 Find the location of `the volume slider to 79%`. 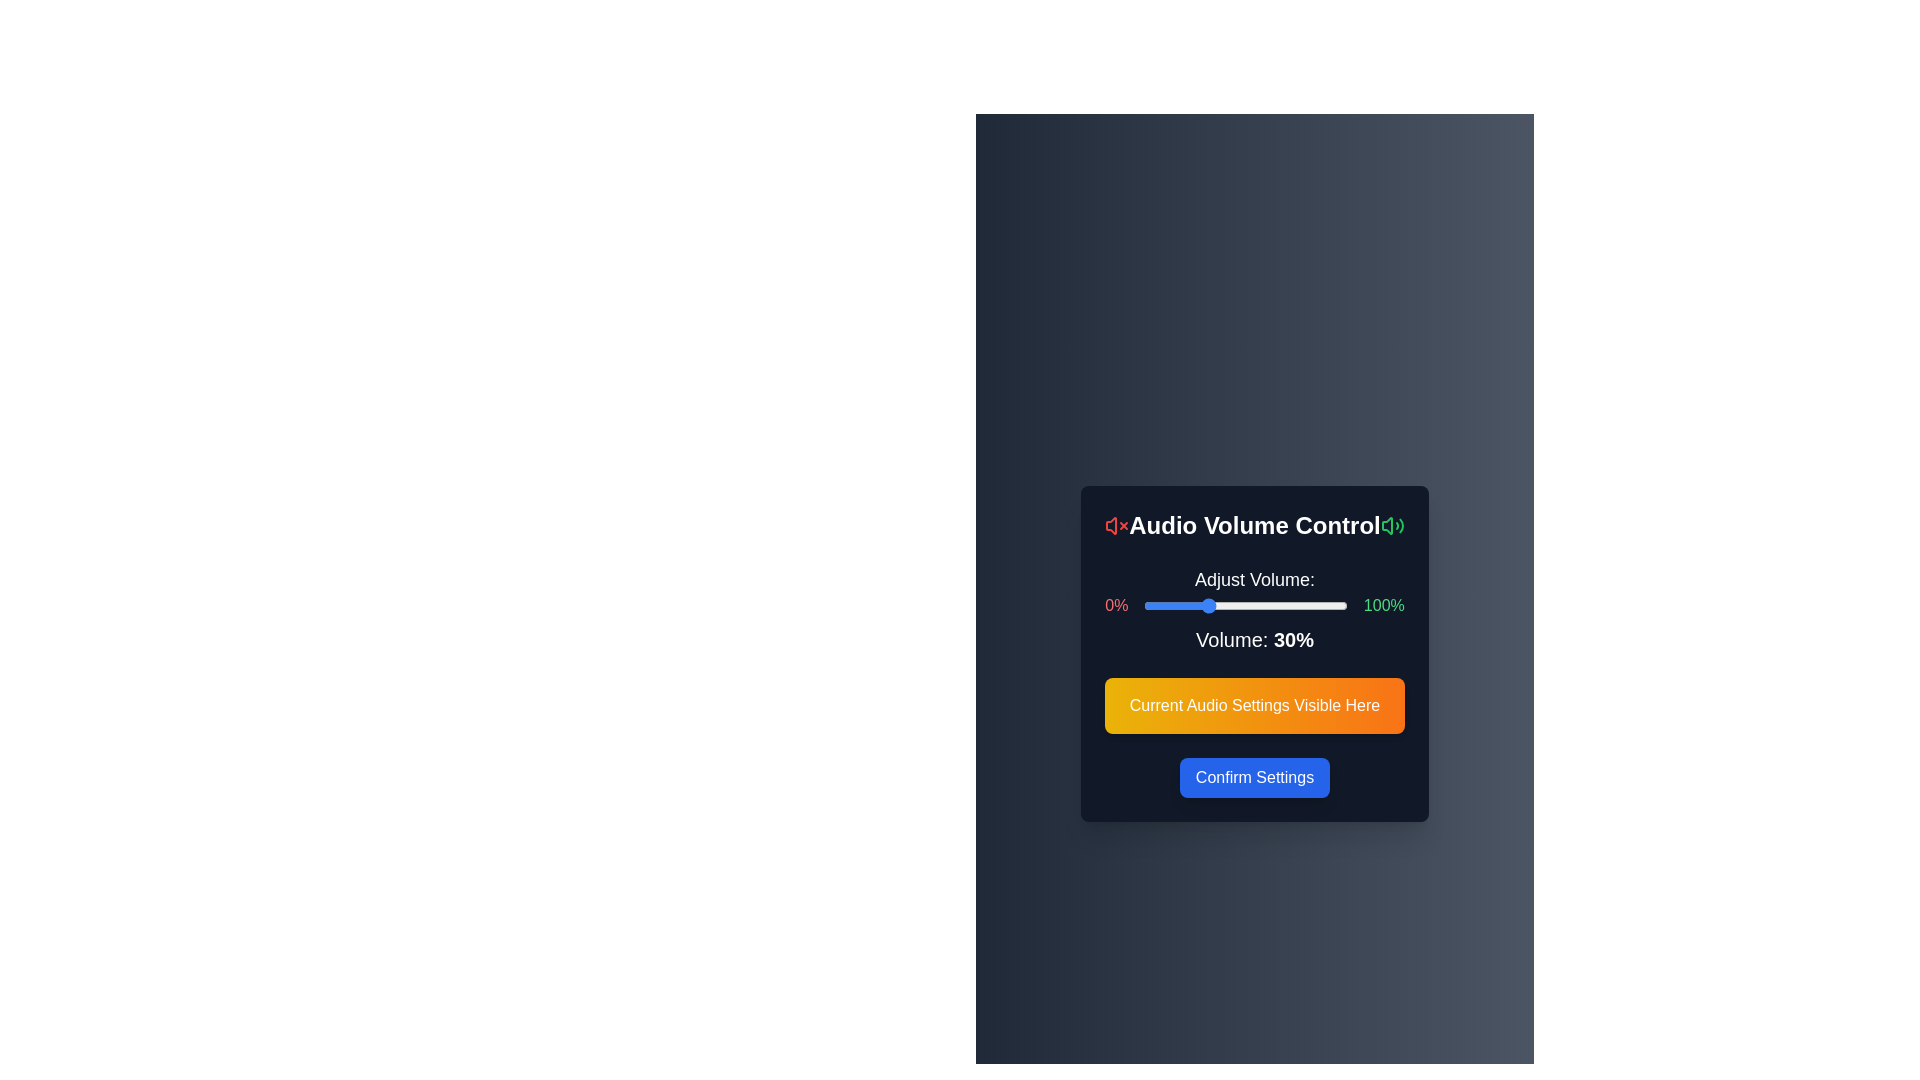

the volume slider to 79% is located at coordinates (1305, 604).